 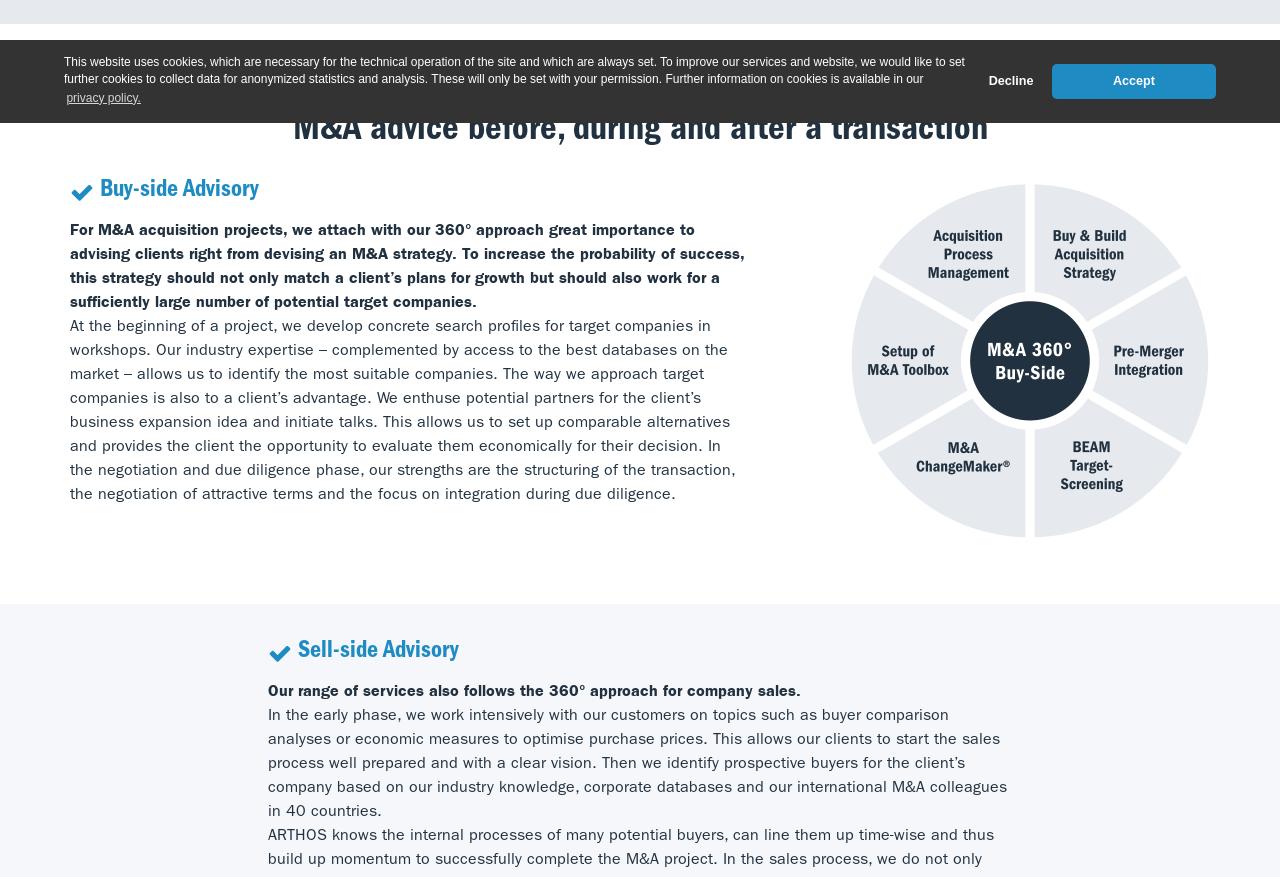 What do you see at coordinates (179, 191) in the screenshot?
I see `'Buy-side Advisory'` at bounding box center [179, 191].